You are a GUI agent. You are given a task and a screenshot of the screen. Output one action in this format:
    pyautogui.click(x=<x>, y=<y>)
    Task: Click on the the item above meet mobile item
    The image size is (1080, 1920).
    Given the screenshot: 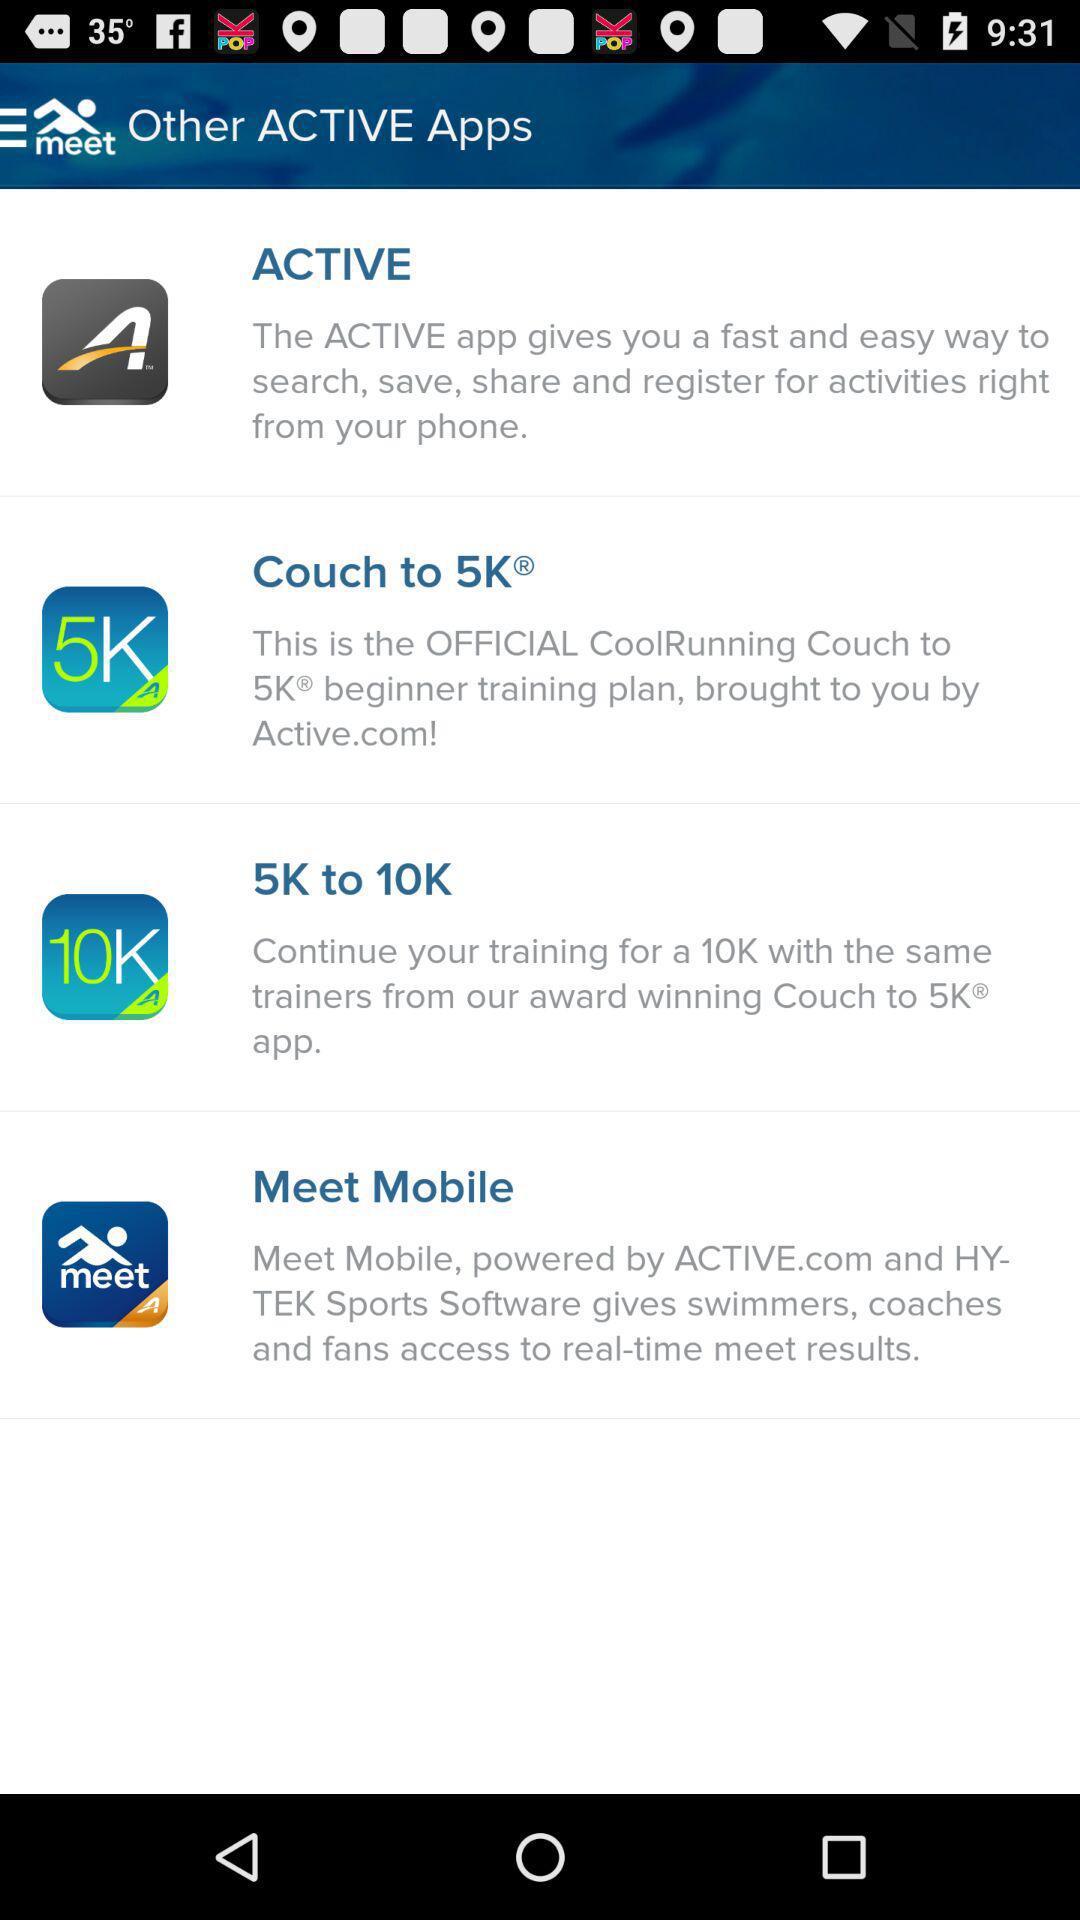 What is the action you would take?
    pyautogui.click(x=655, y=996)
    